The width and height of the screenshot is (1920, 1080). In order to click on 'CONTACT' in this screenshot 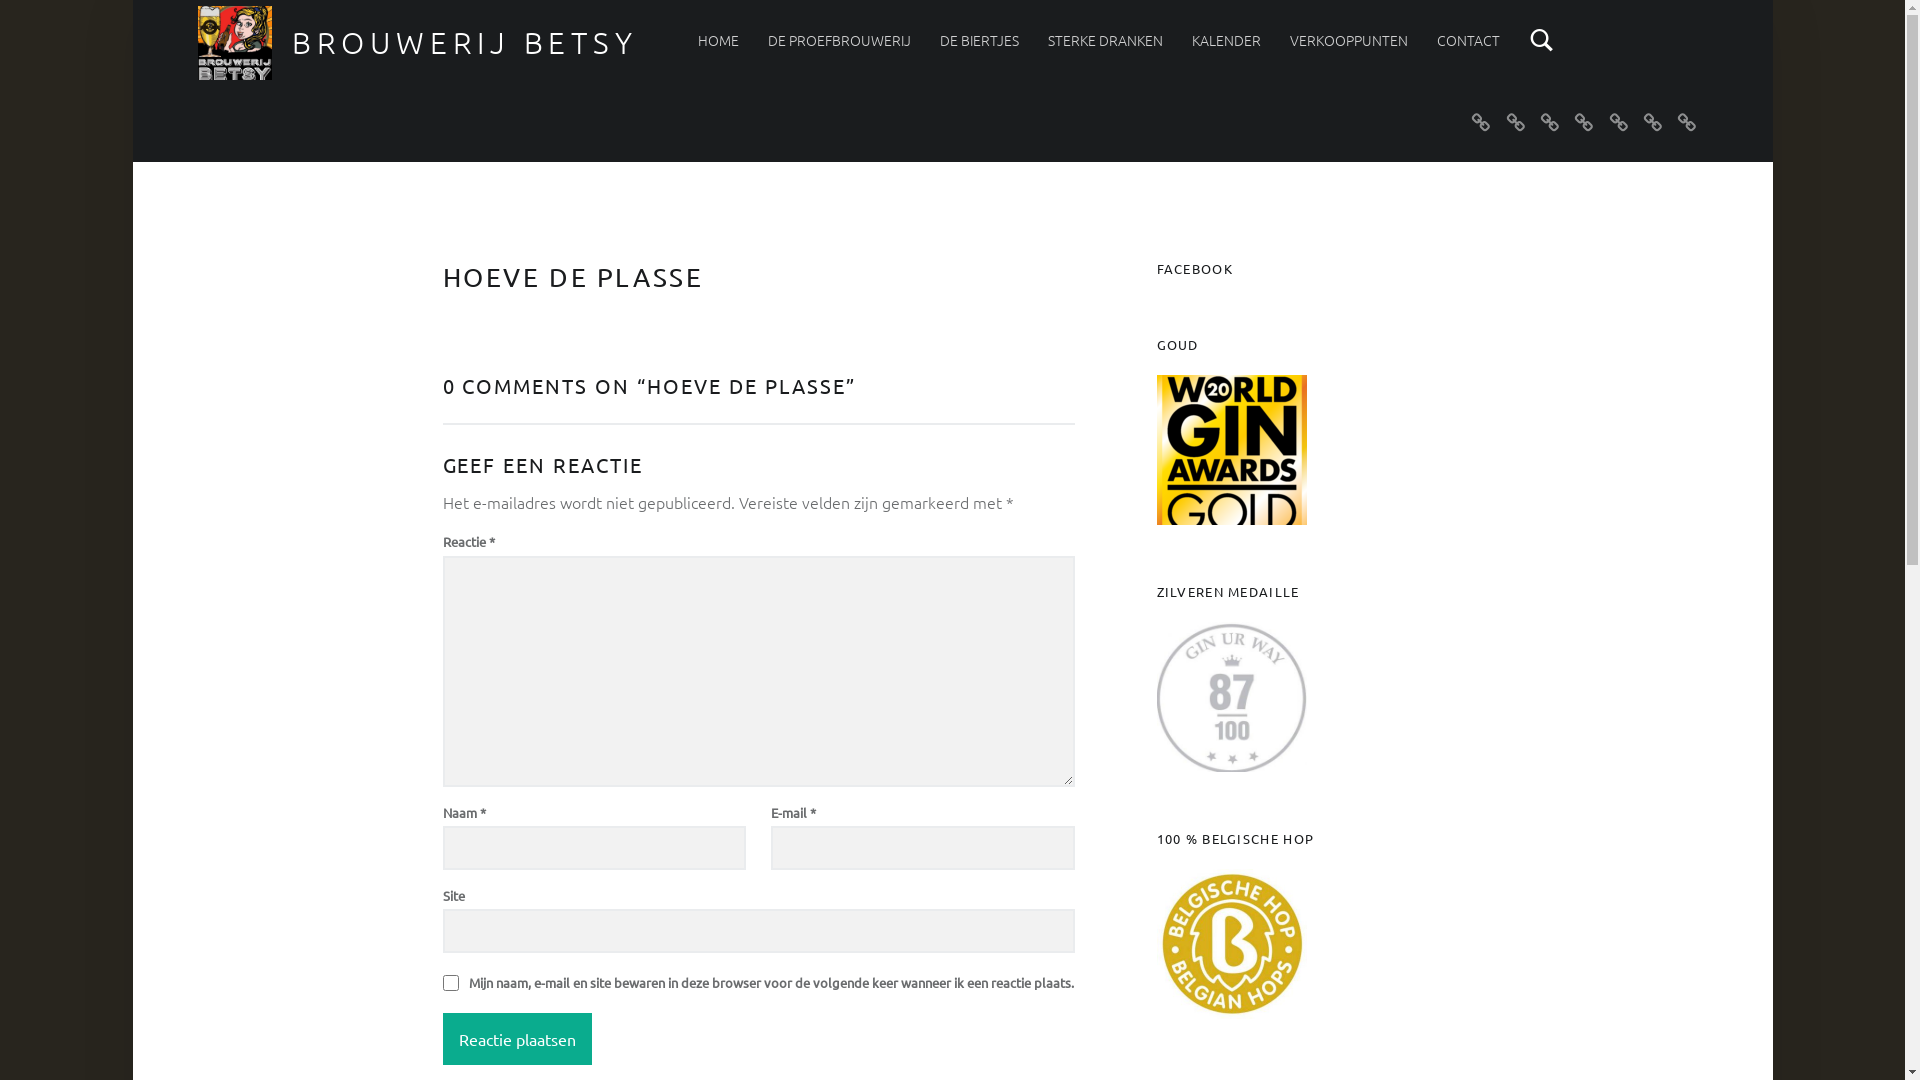, I will do `click(1468, 39)`.